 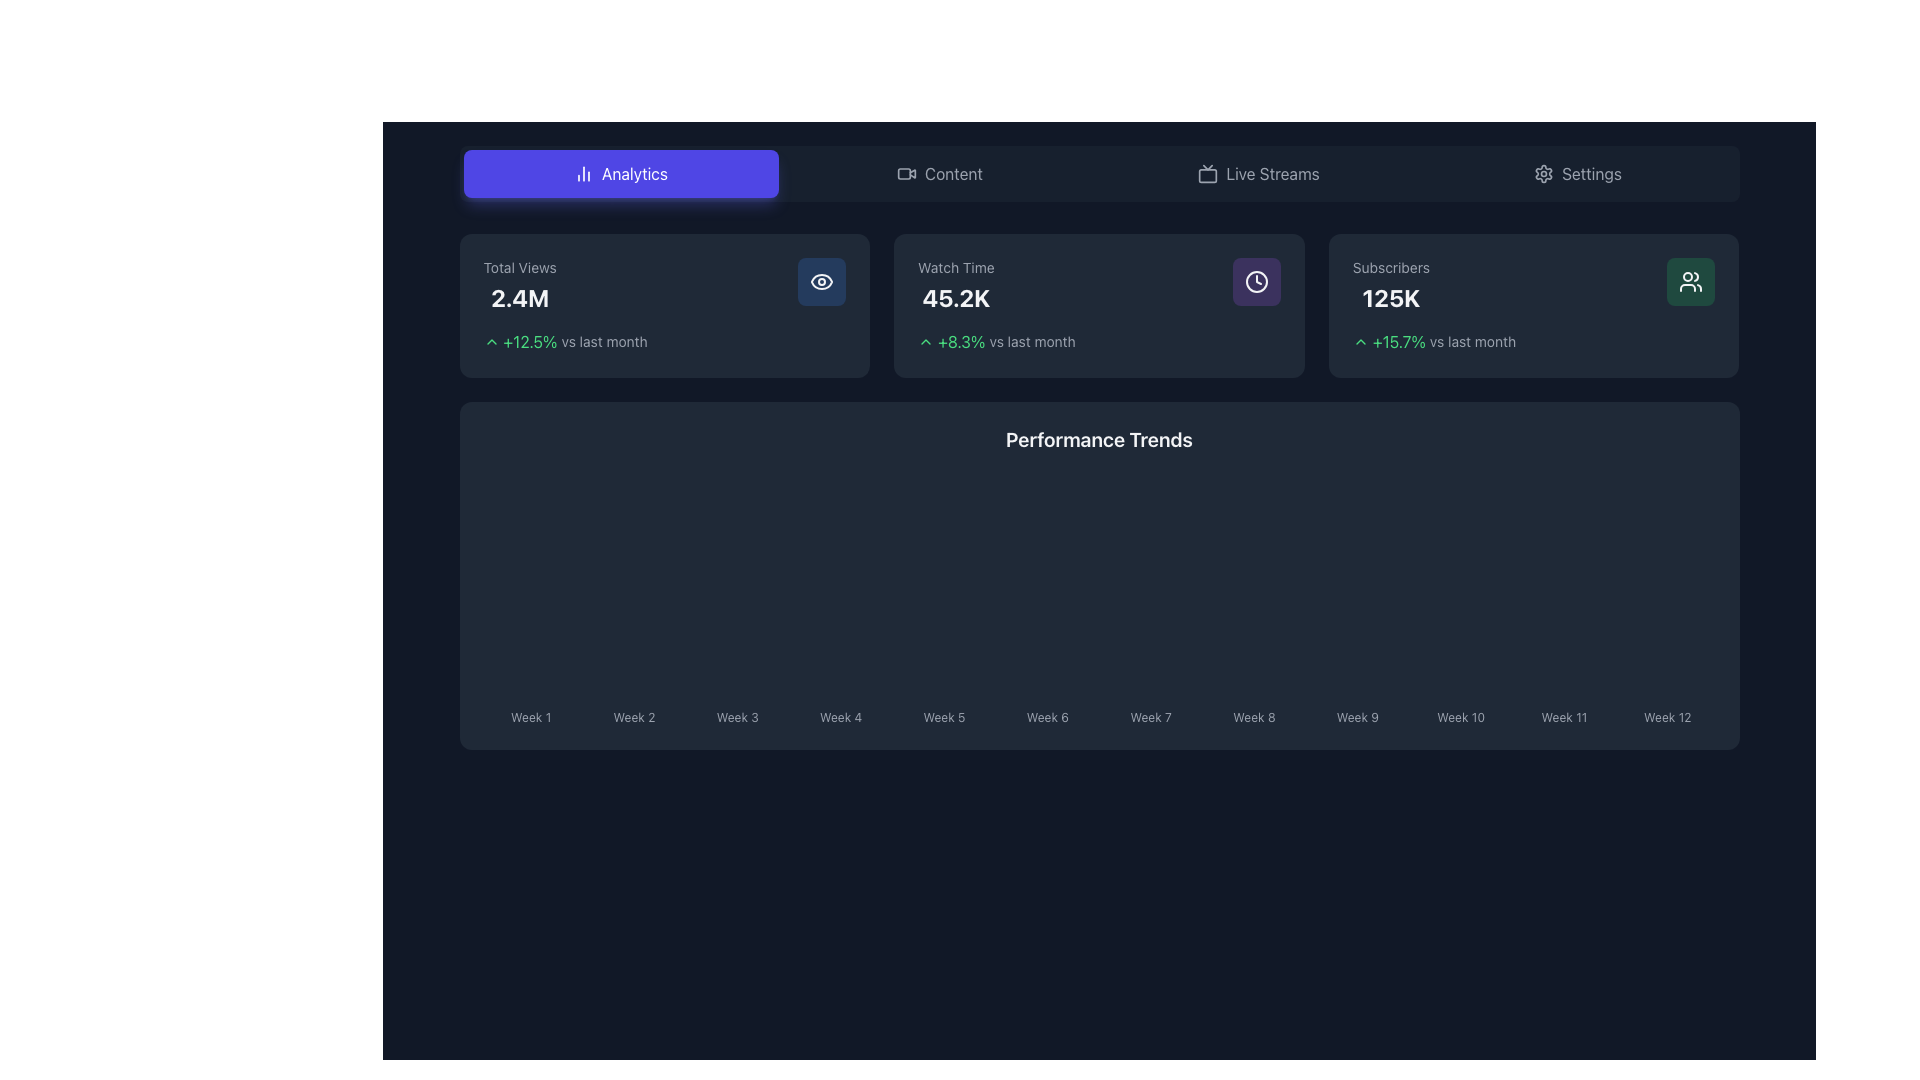 What do you see at coordinates (1357, 716) in the screenshot?
I see `the ninth text label under the 'Performance Trends' chart, which identifies the corresponding week in a data visualization interface` at bounding box center [1357, 716].